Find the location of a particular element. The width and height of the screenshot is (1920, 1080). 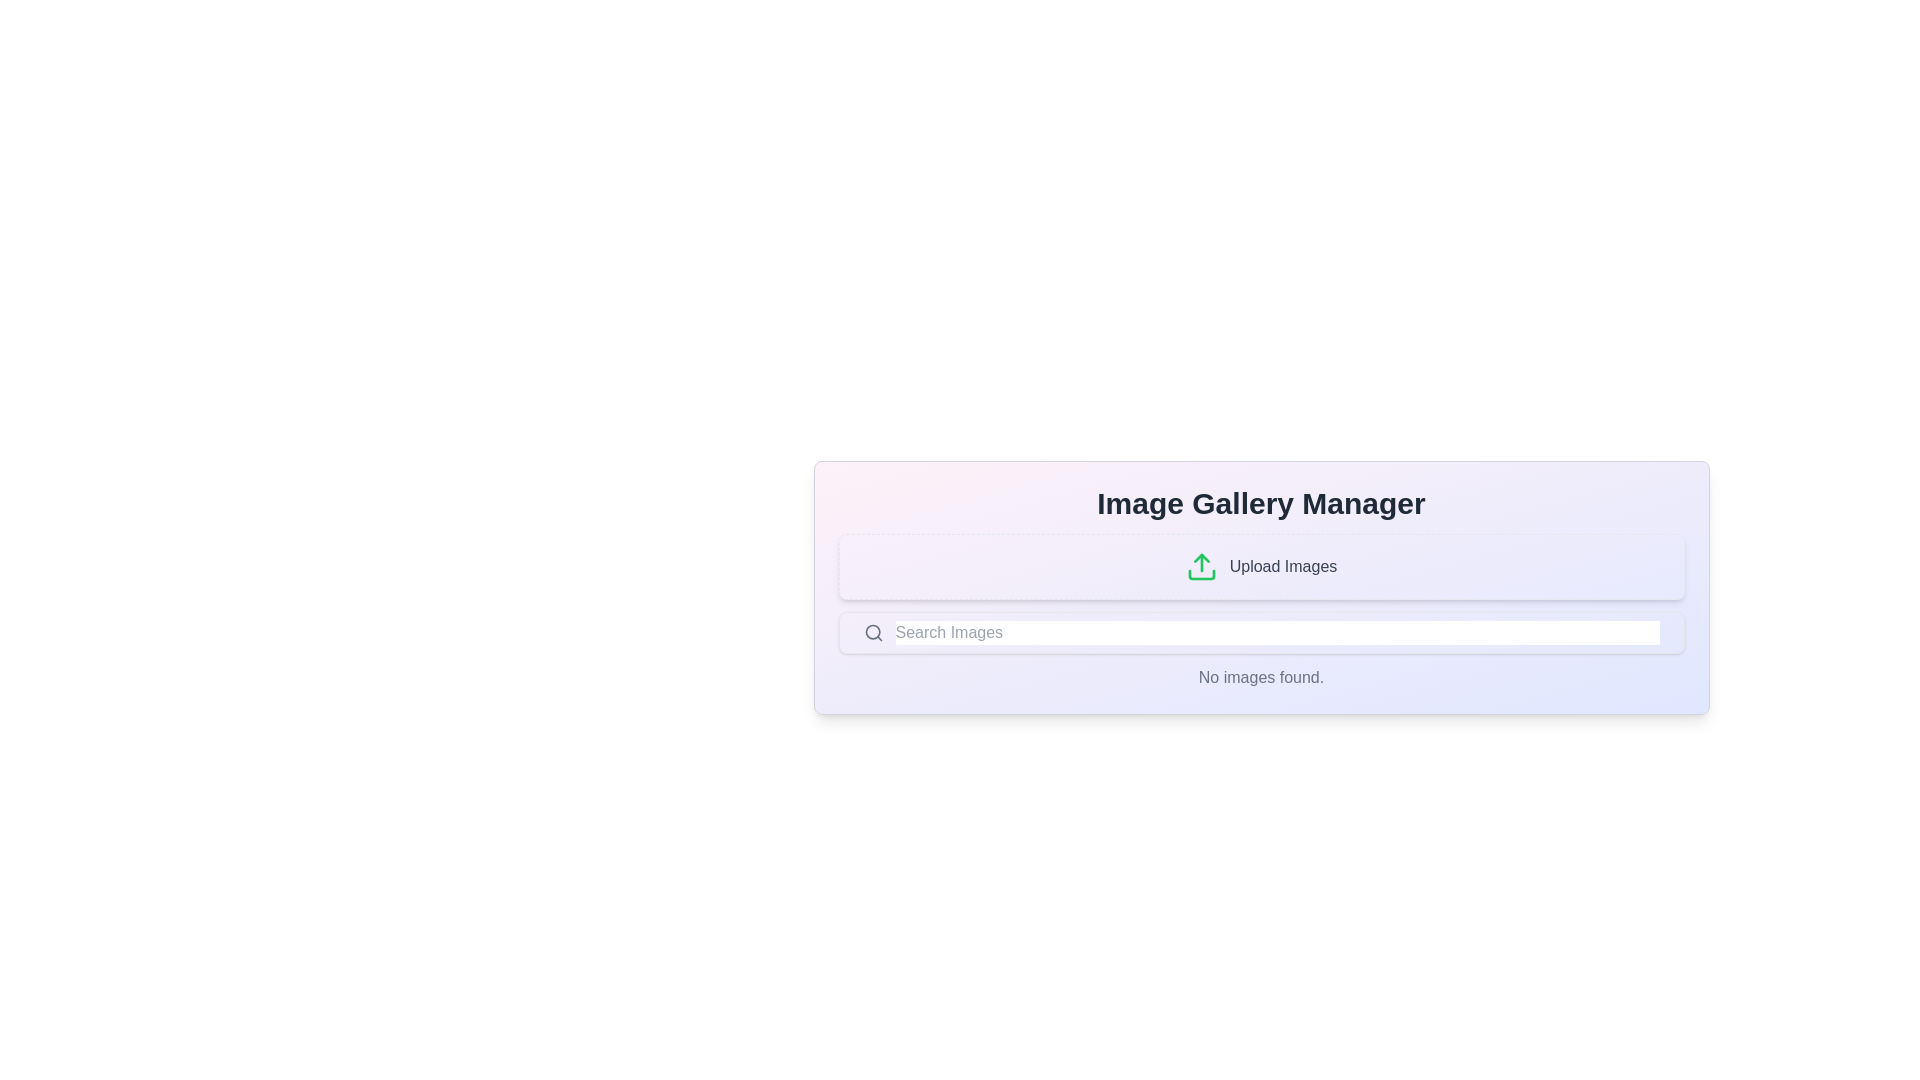

the bold header 'Image Gallery Manager' which is centrally aligned and styled with a gray shade, serving as the primary heading of the image gallery section is located at coordinates (1260, 503).